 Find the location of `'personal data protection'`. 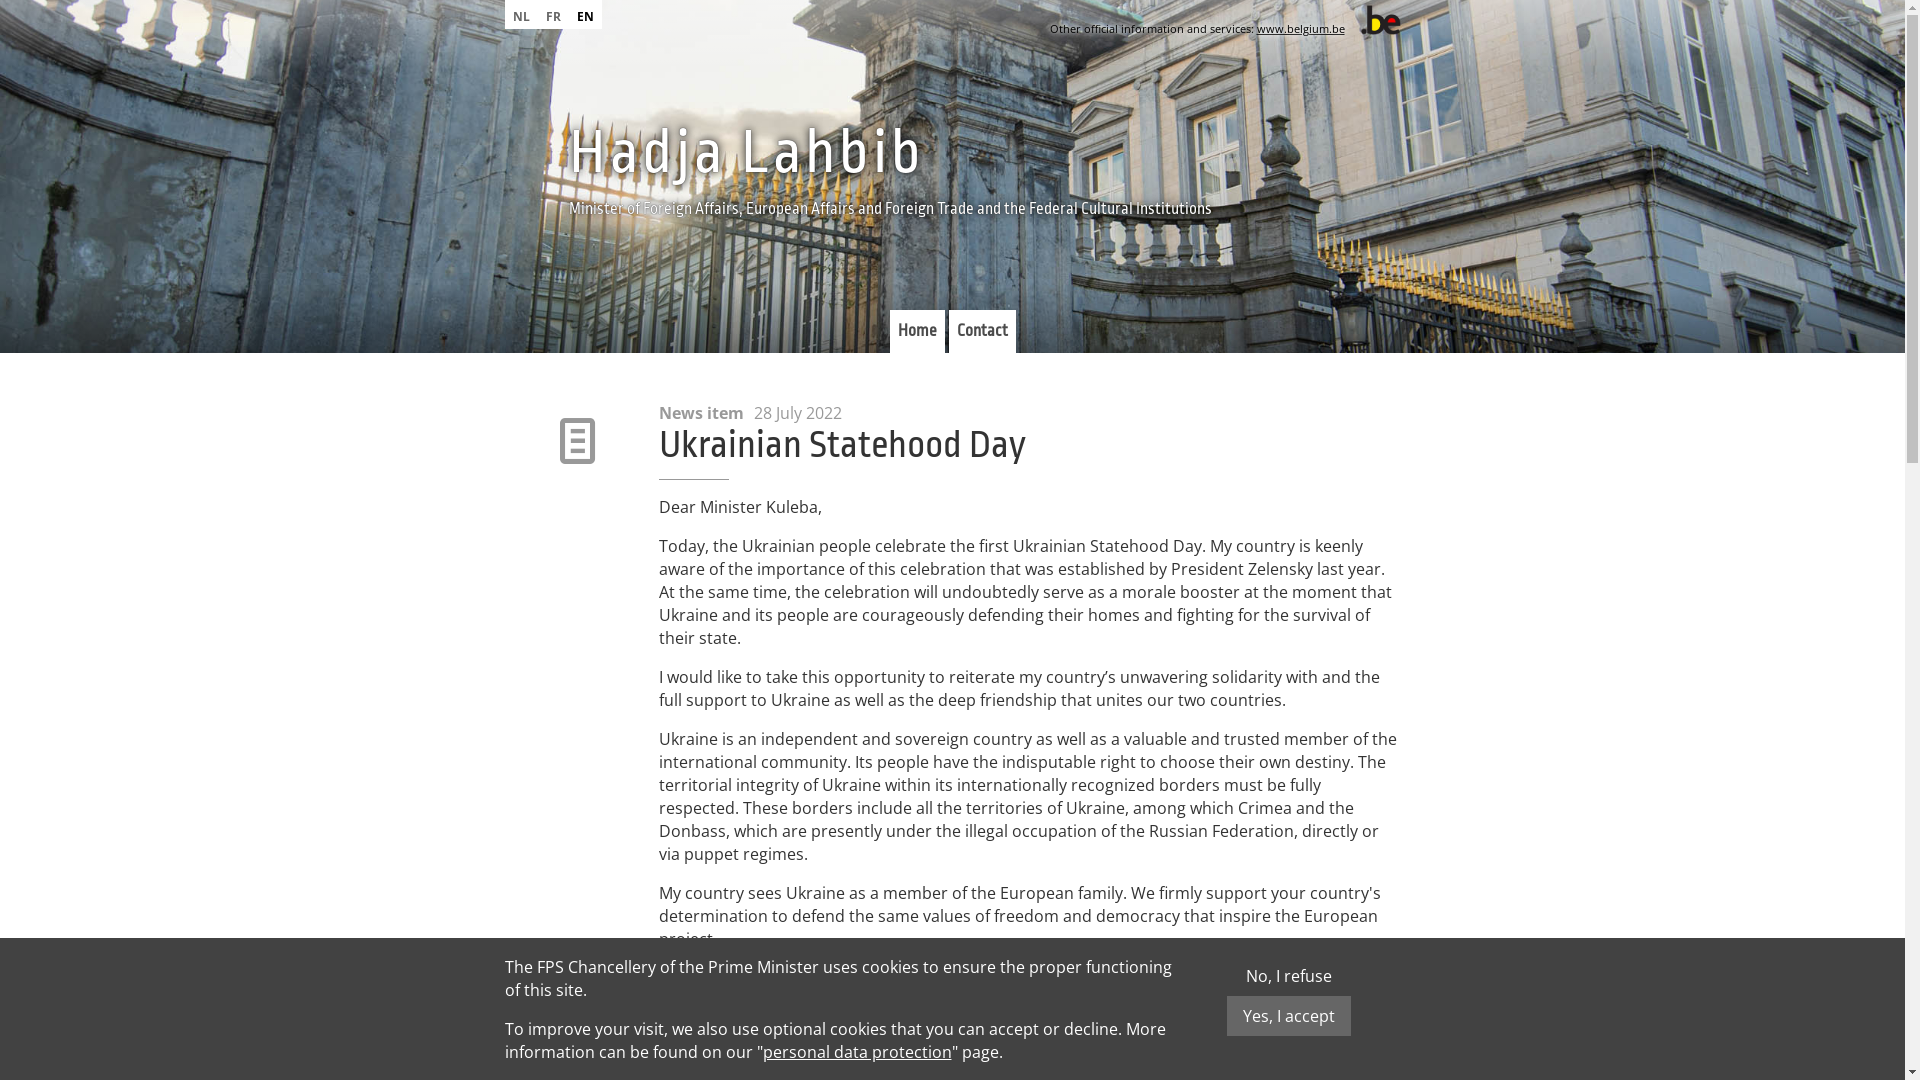

'personal data protection' is located at coordinates (856, 1051).